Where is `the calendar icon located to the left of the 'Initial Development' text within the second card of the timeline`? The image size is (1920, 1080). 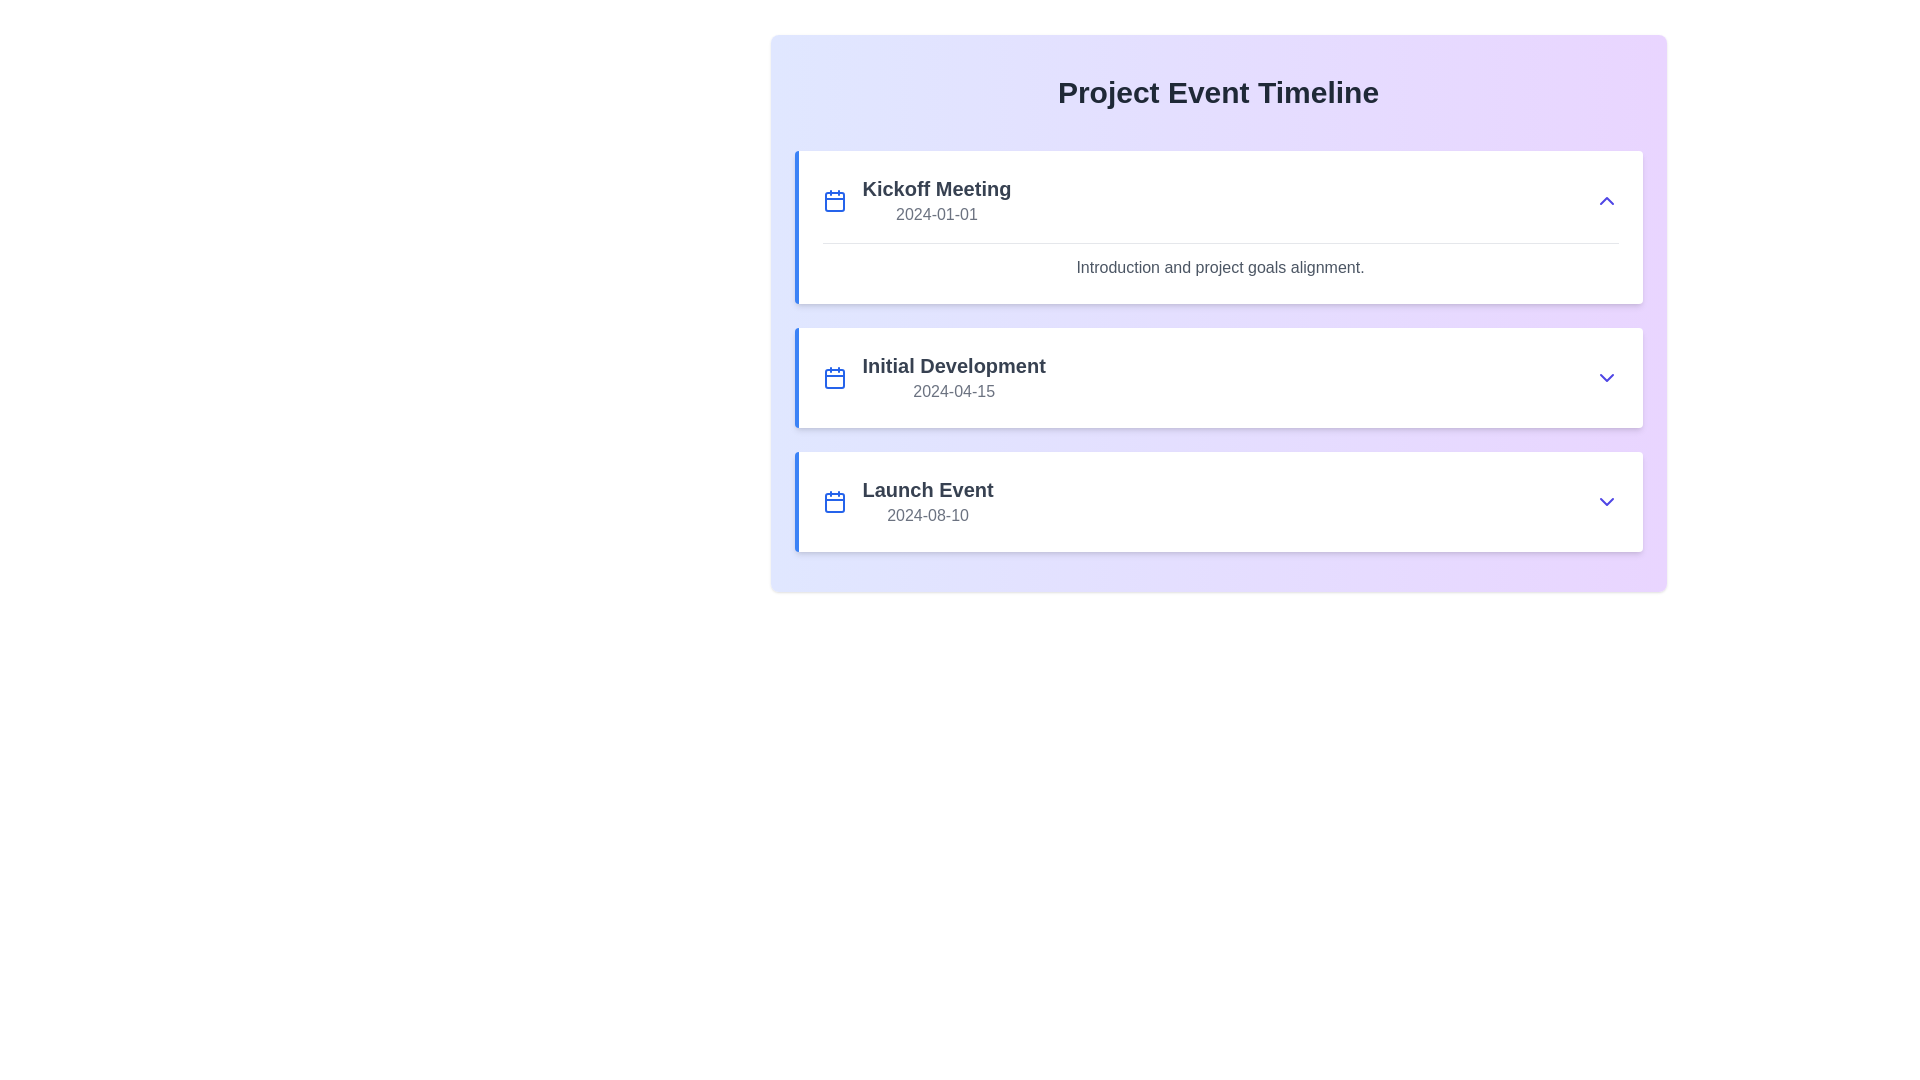 the calendar icon located to the left of the 'Initial Development' text within the second card of the timeline is located at coordinates (834, 378).